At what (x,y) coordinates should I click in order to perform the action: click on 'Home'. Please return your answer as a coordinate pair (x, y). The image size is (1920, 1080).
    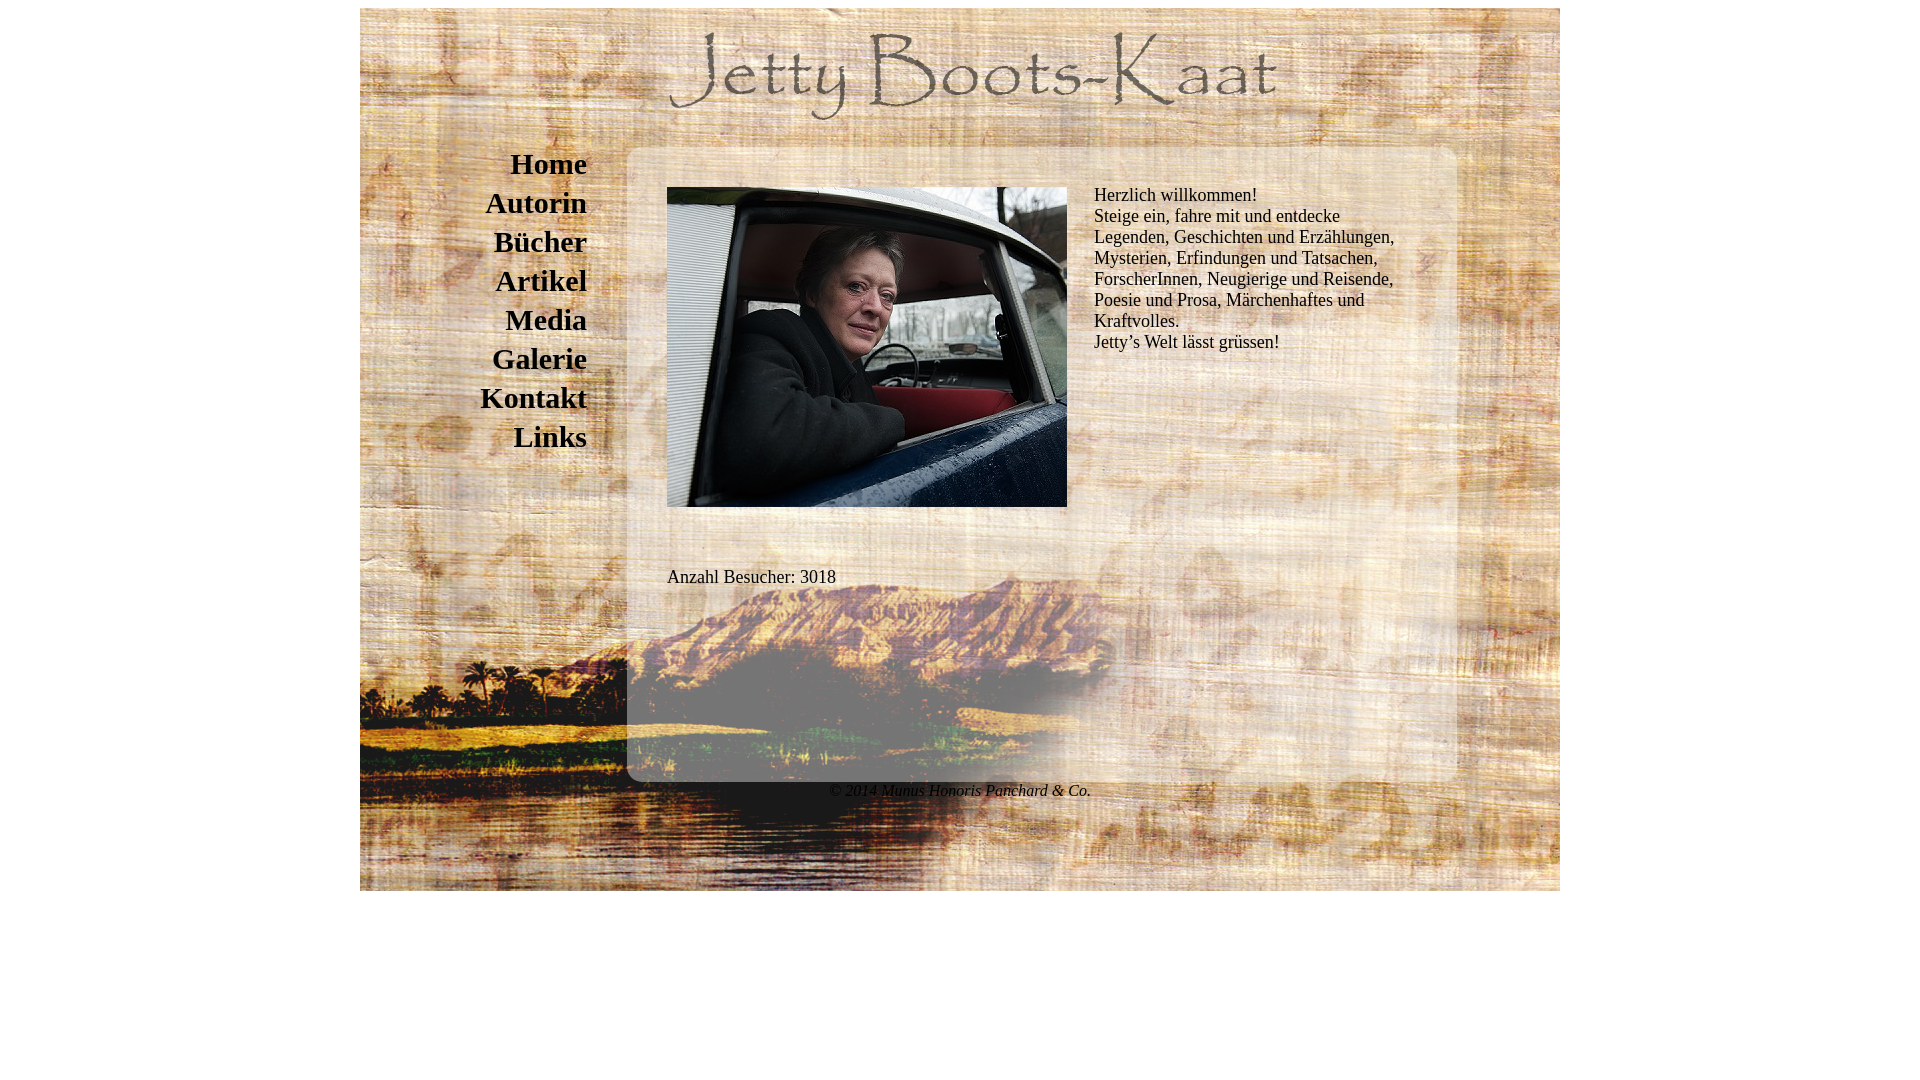
    Looking at the image, I should click on (548, 162).